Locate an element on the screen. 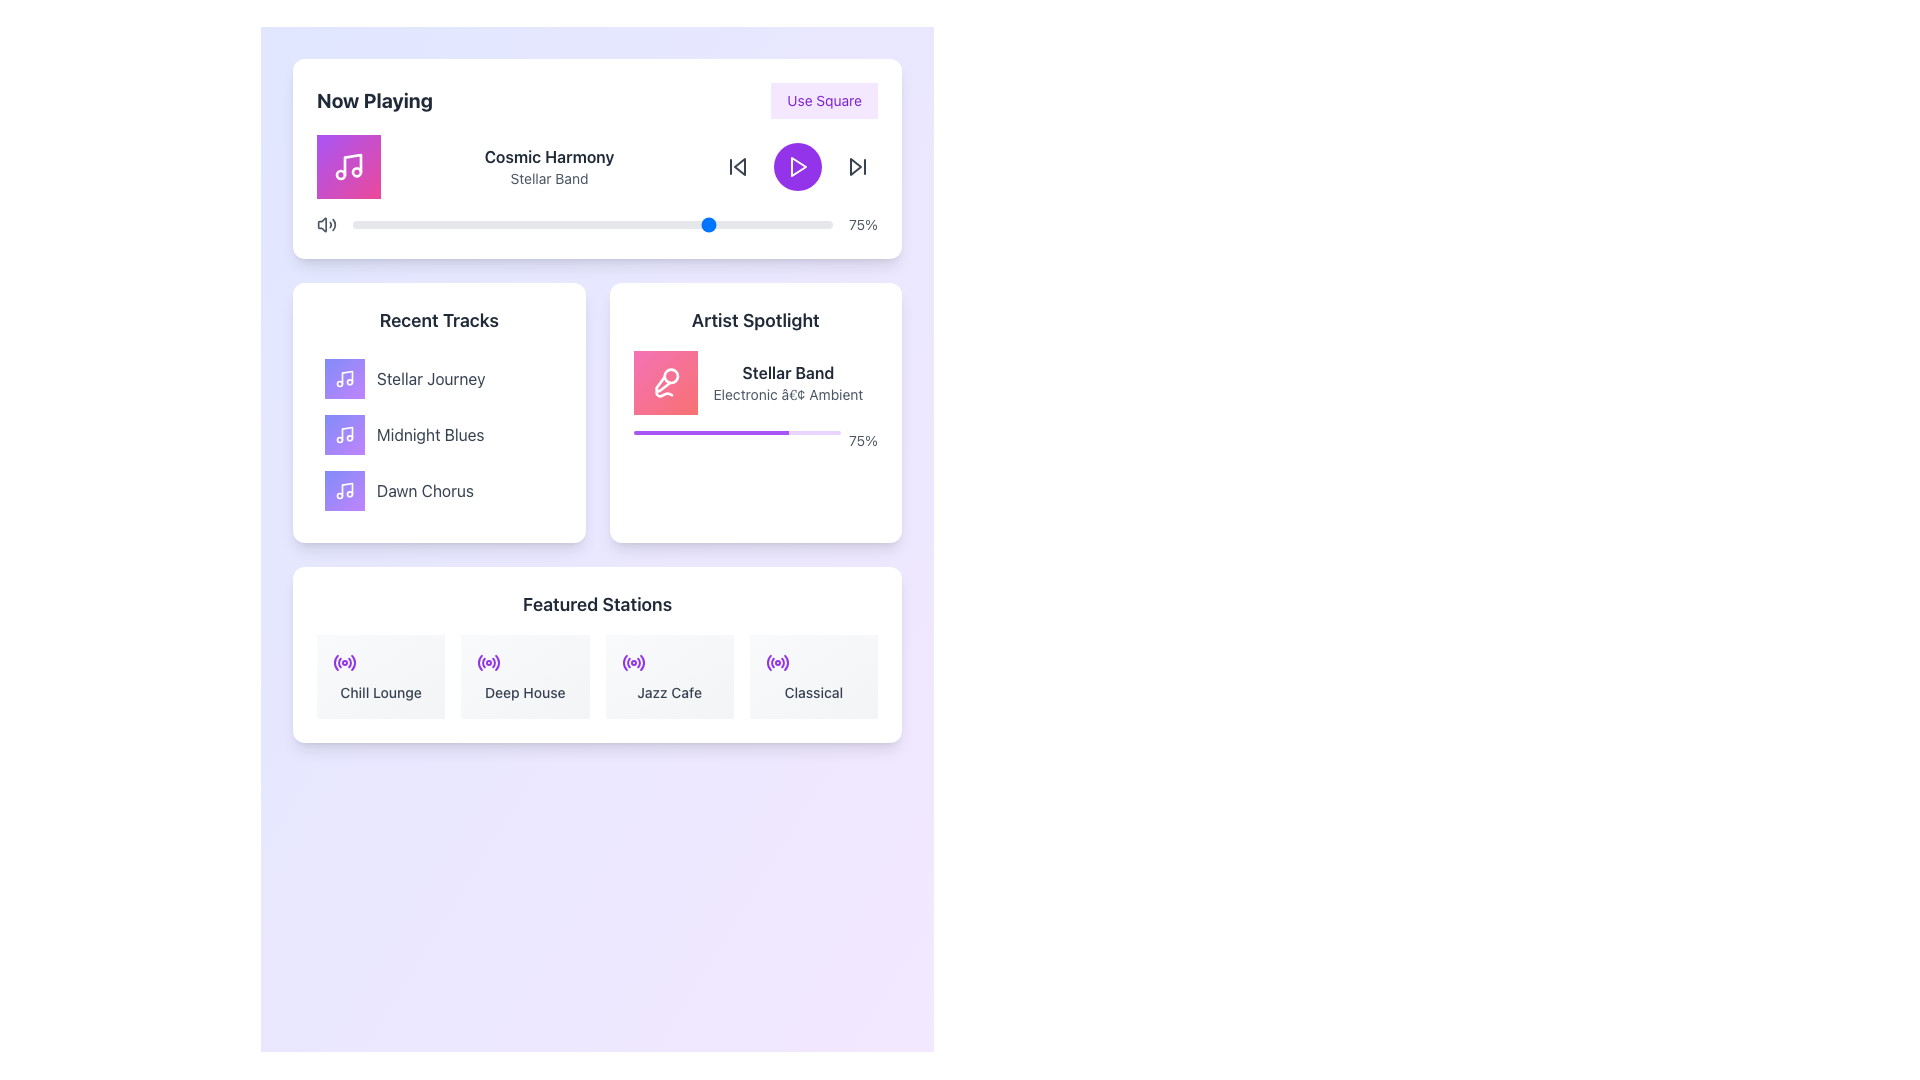  the progress bar fill representing 75% completion in the 'Artist Spotlight' section is located at coordinates (711, 431).